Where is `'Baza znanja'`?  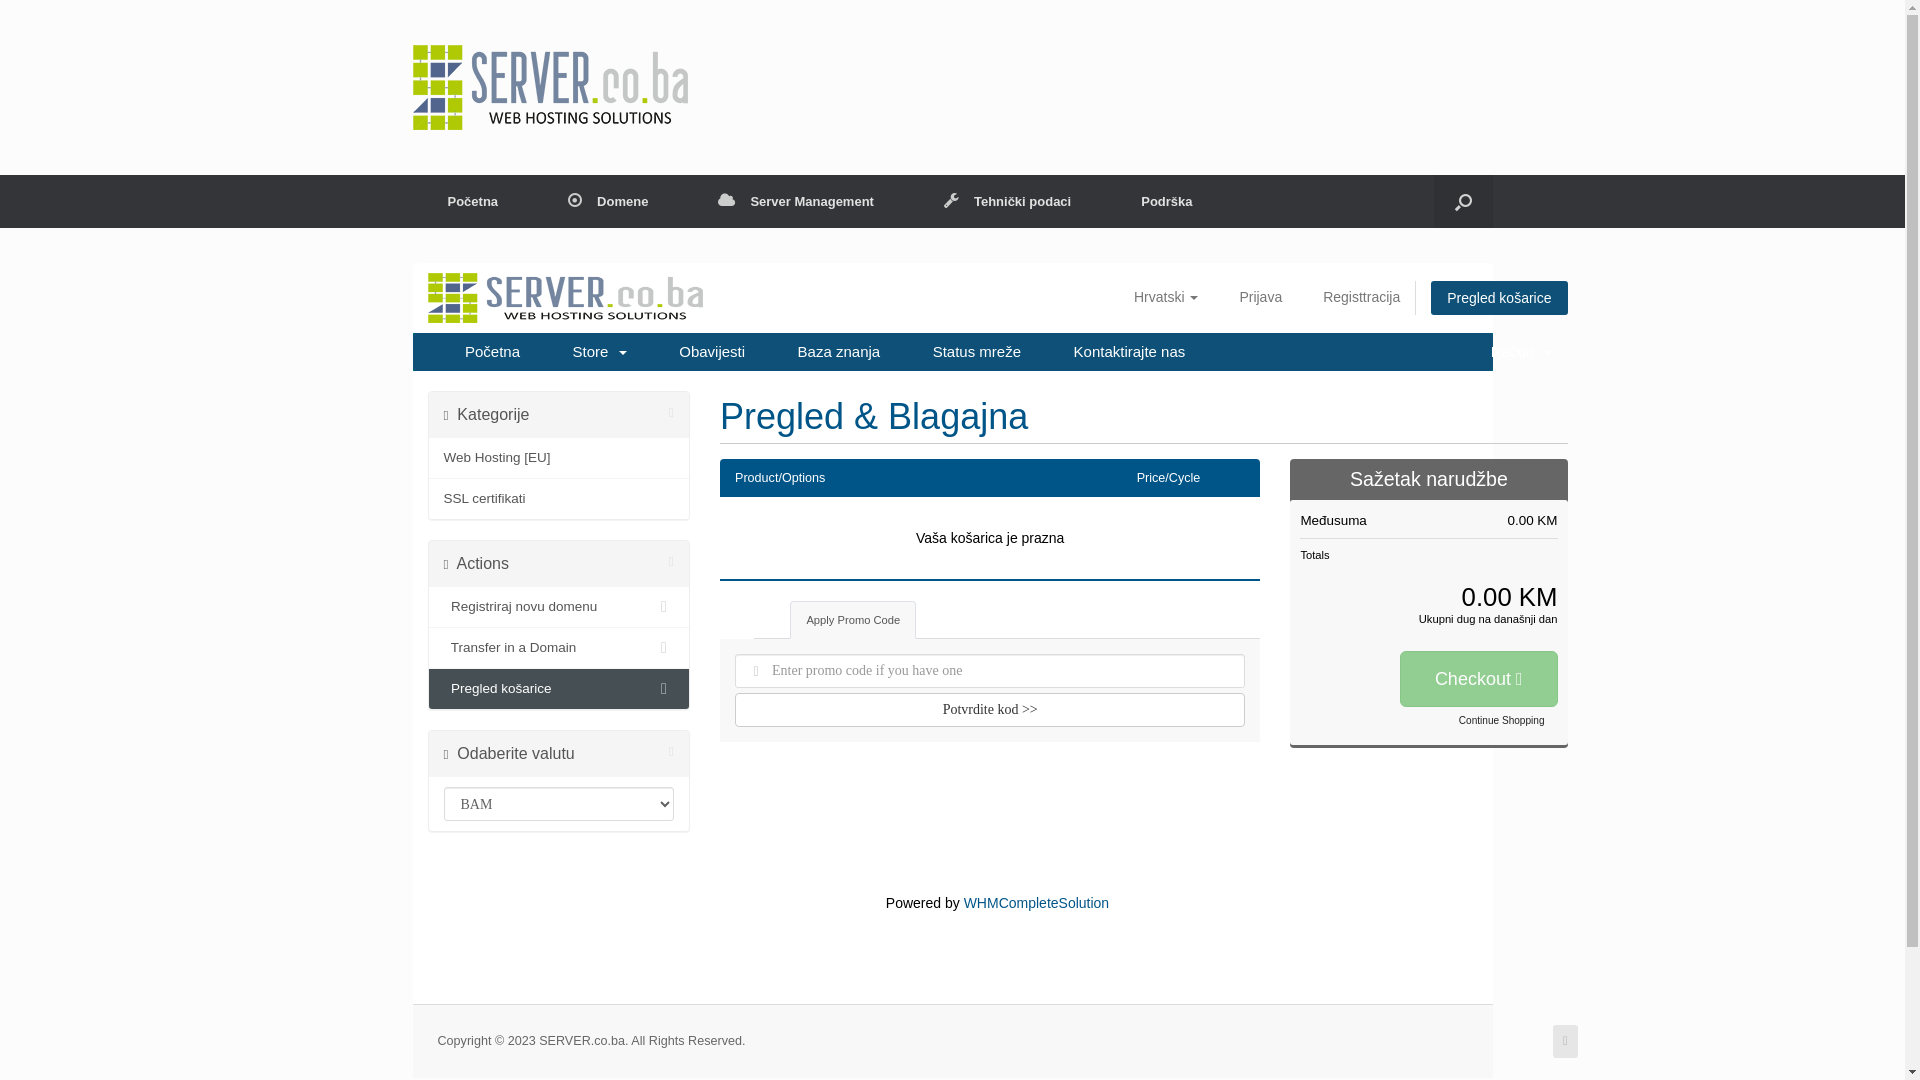
'Baza znanja' is located at coordinates (839, 350).